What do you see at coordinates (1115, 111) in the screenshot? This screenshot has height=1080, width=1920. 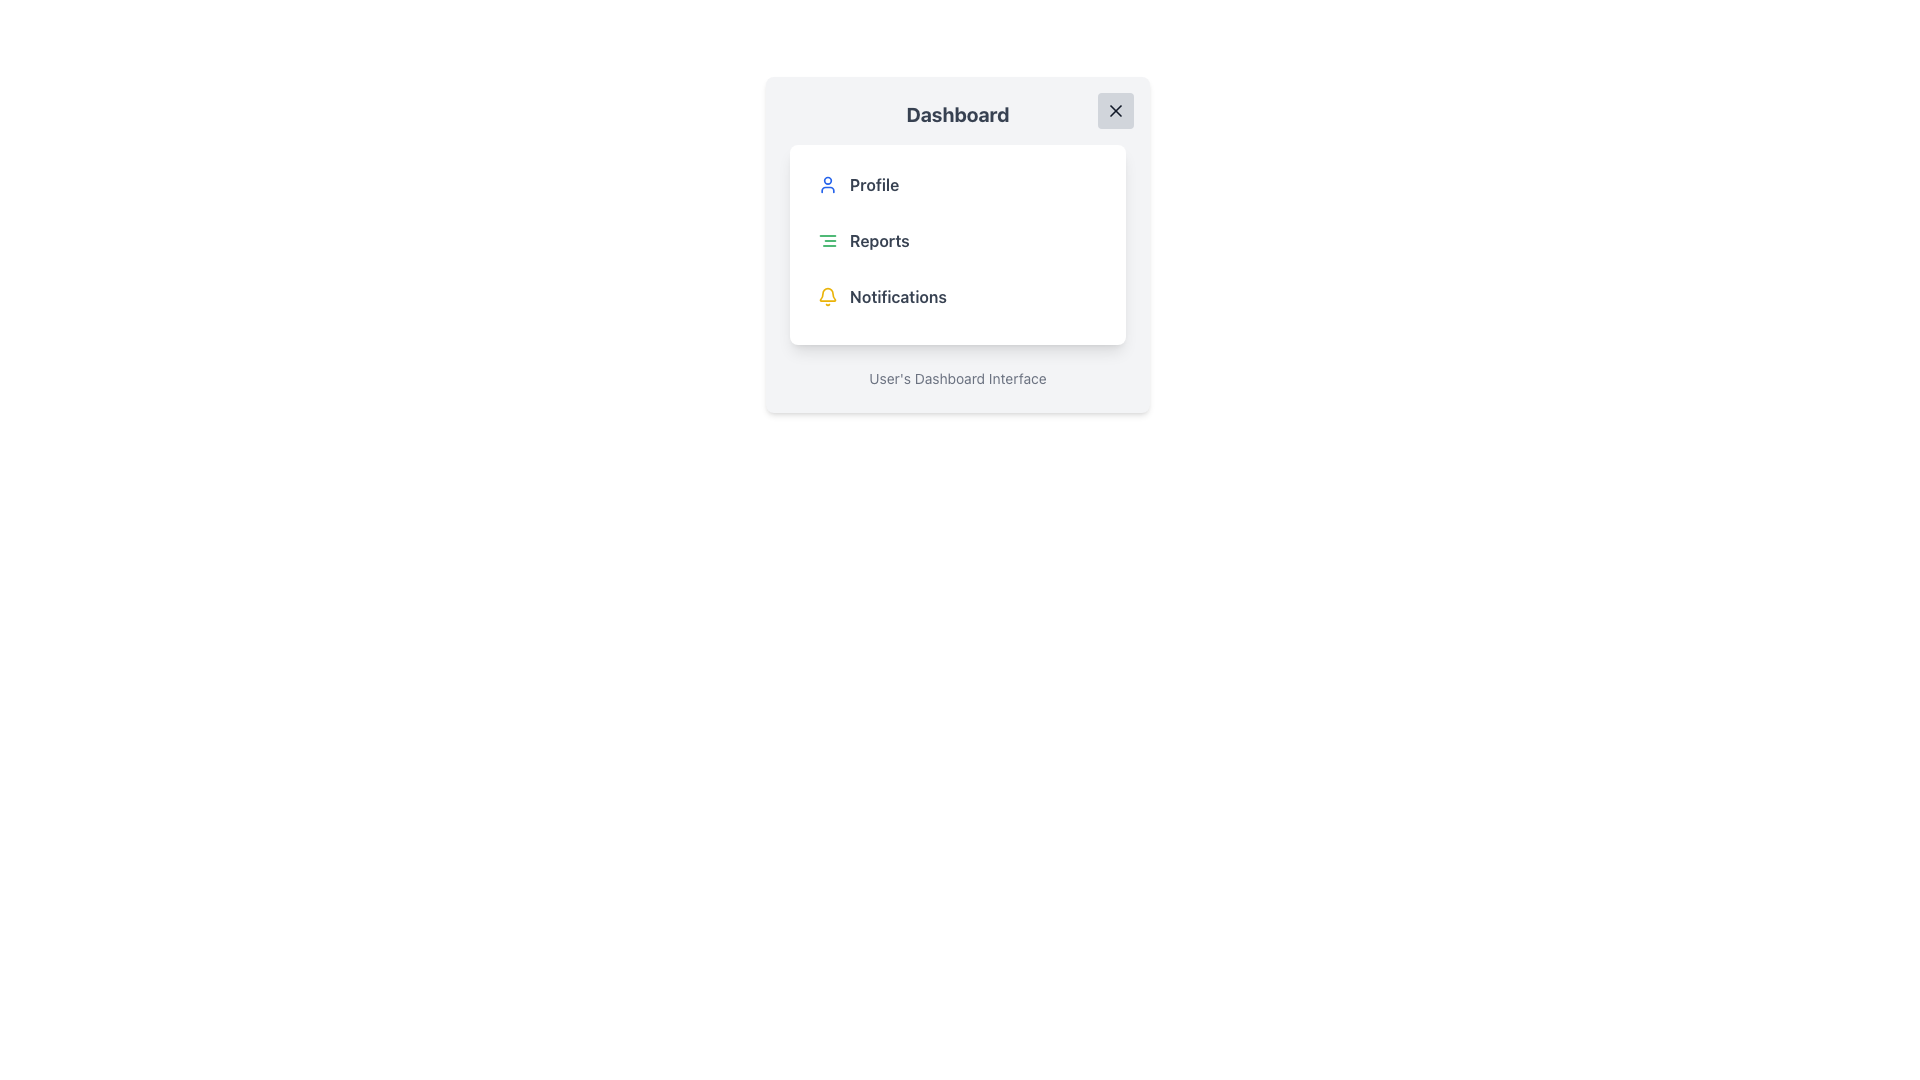 I see `the cross mark icon located in the top-right corner of a rounded button on the dashboard card` at bounding box center [1115, 111].